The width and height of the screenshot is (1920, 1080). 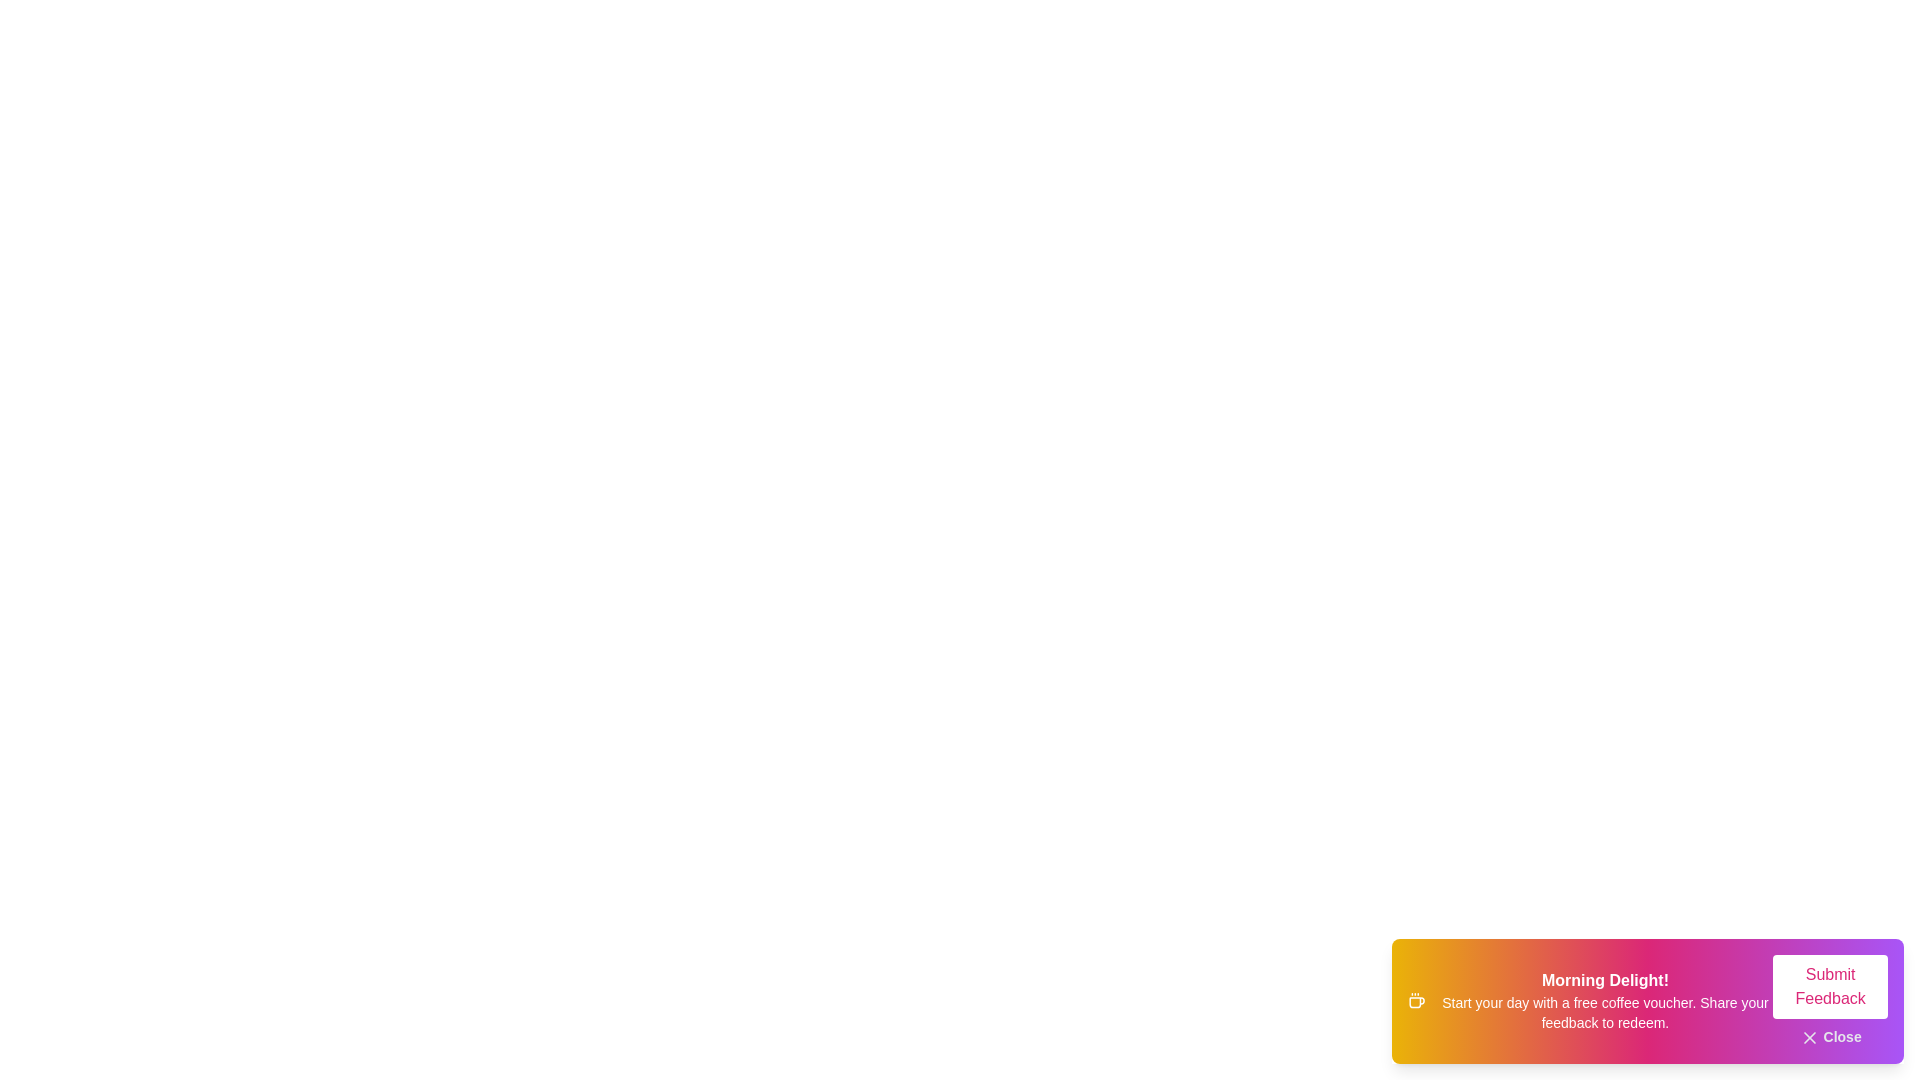 What do you see at coordinates (1830, 985) in the screenshot?
I see `the 'Submit Feedback' button` at bounding box center [1830, 985].